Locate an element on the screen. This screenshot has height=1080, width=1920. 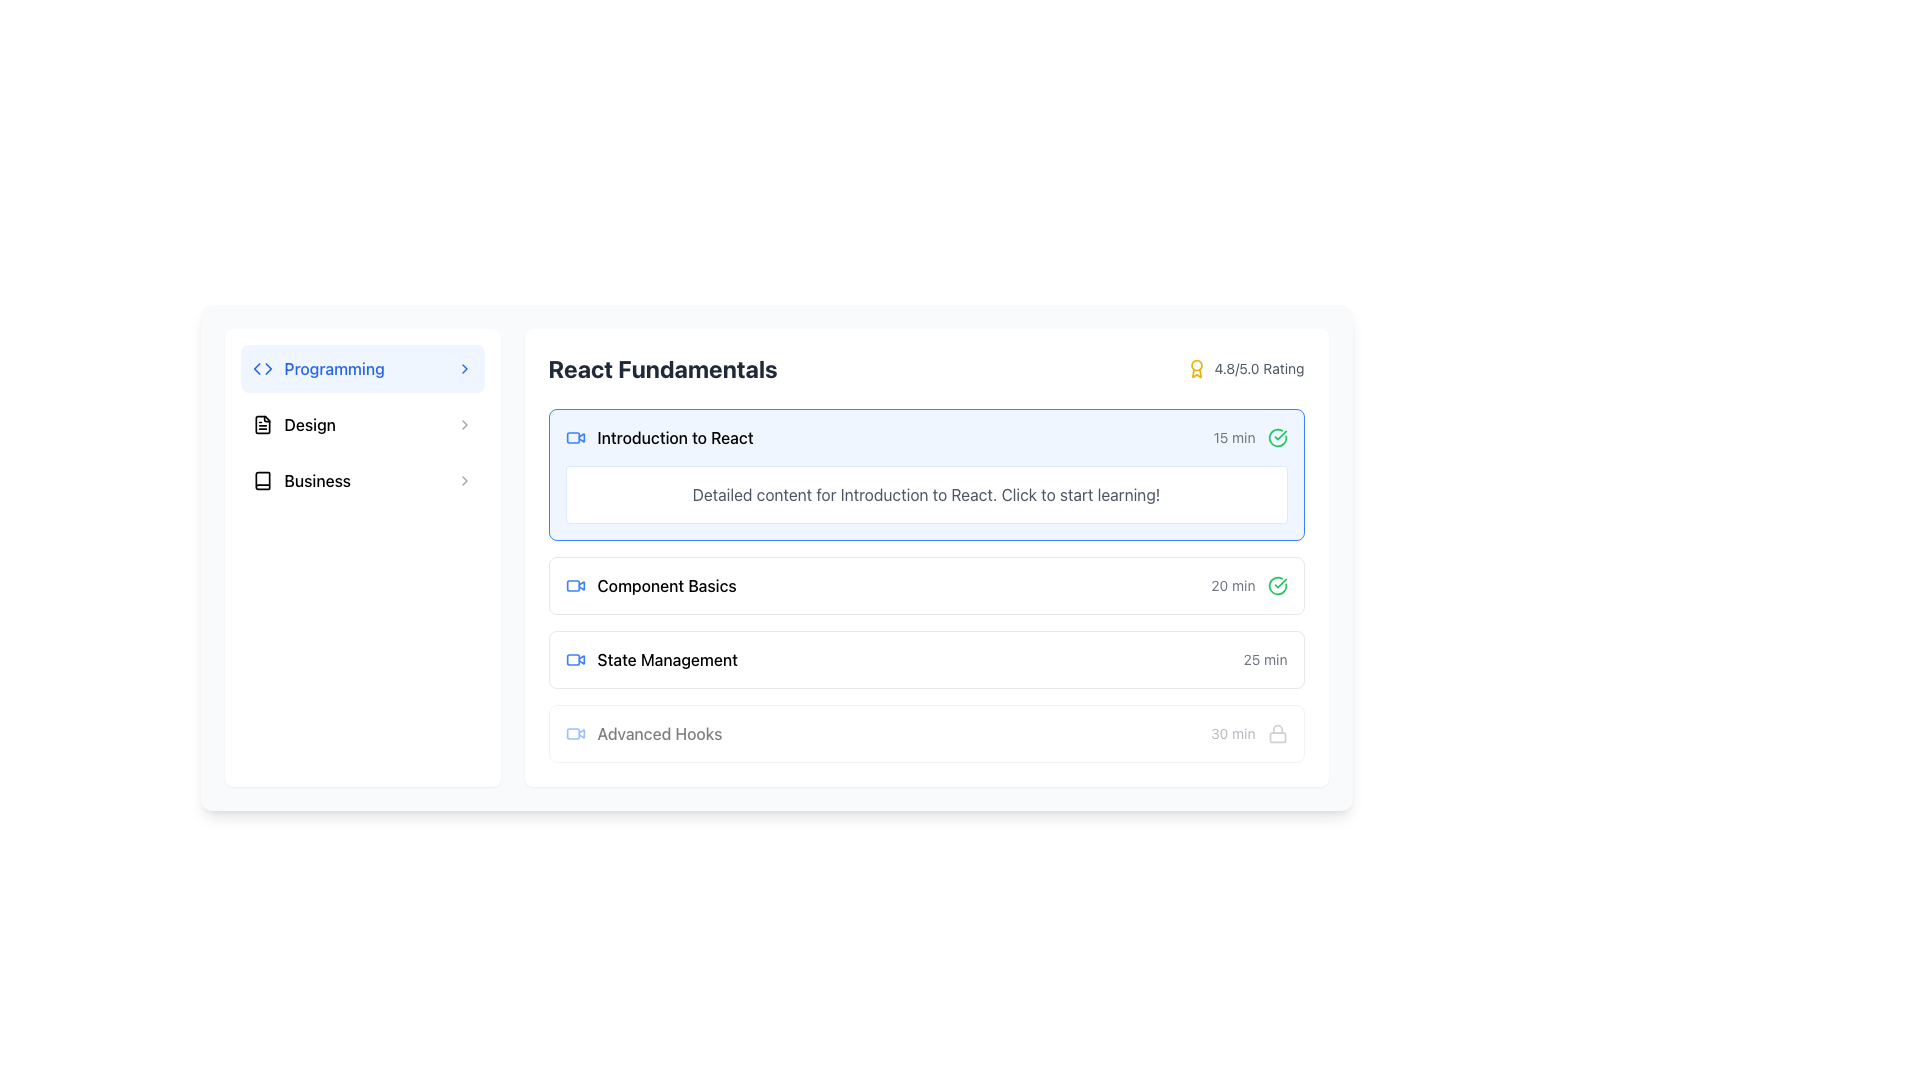
the text label 'State Management', which is positioned below 'Component Basics' and above 'Advanced Hooks' in the 'React Fundamentals' section is located at coordinates (667, 659).